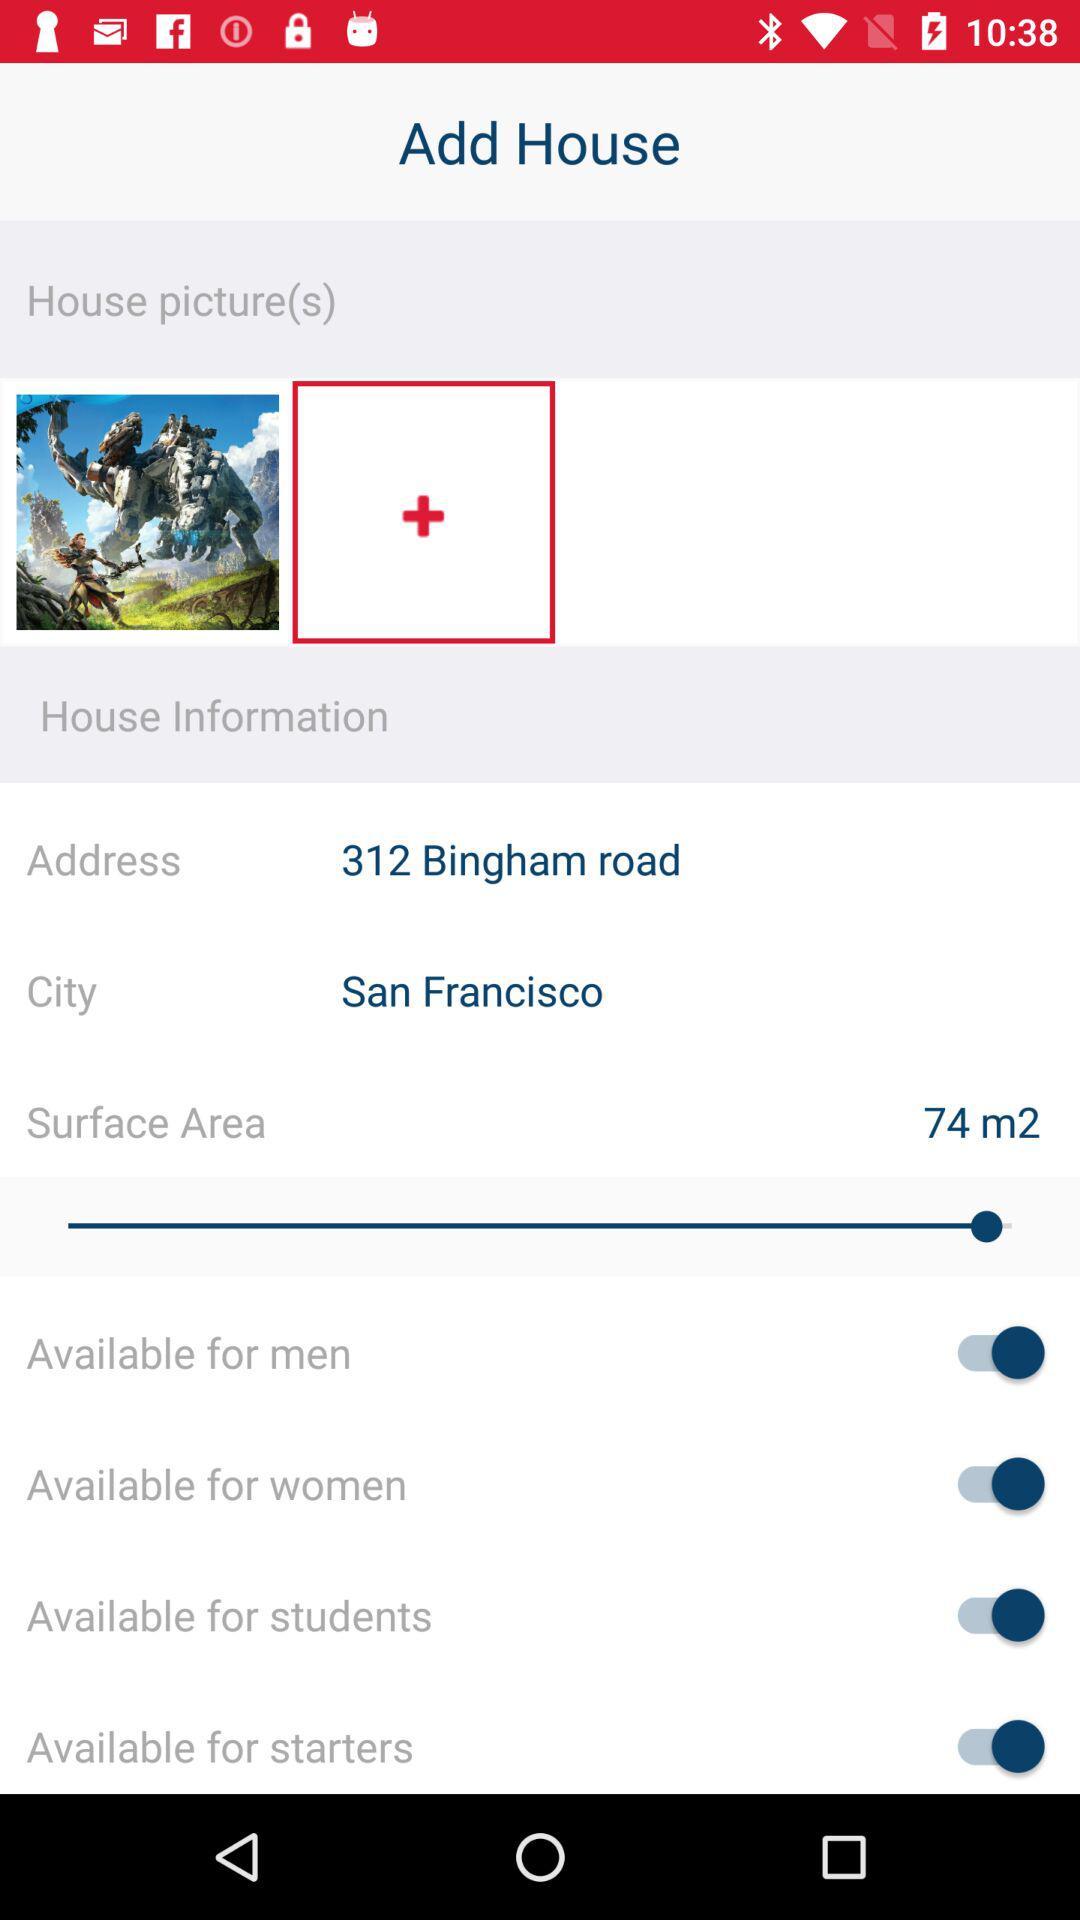  I want to click on adds a picture of the house, so click(422, 512).